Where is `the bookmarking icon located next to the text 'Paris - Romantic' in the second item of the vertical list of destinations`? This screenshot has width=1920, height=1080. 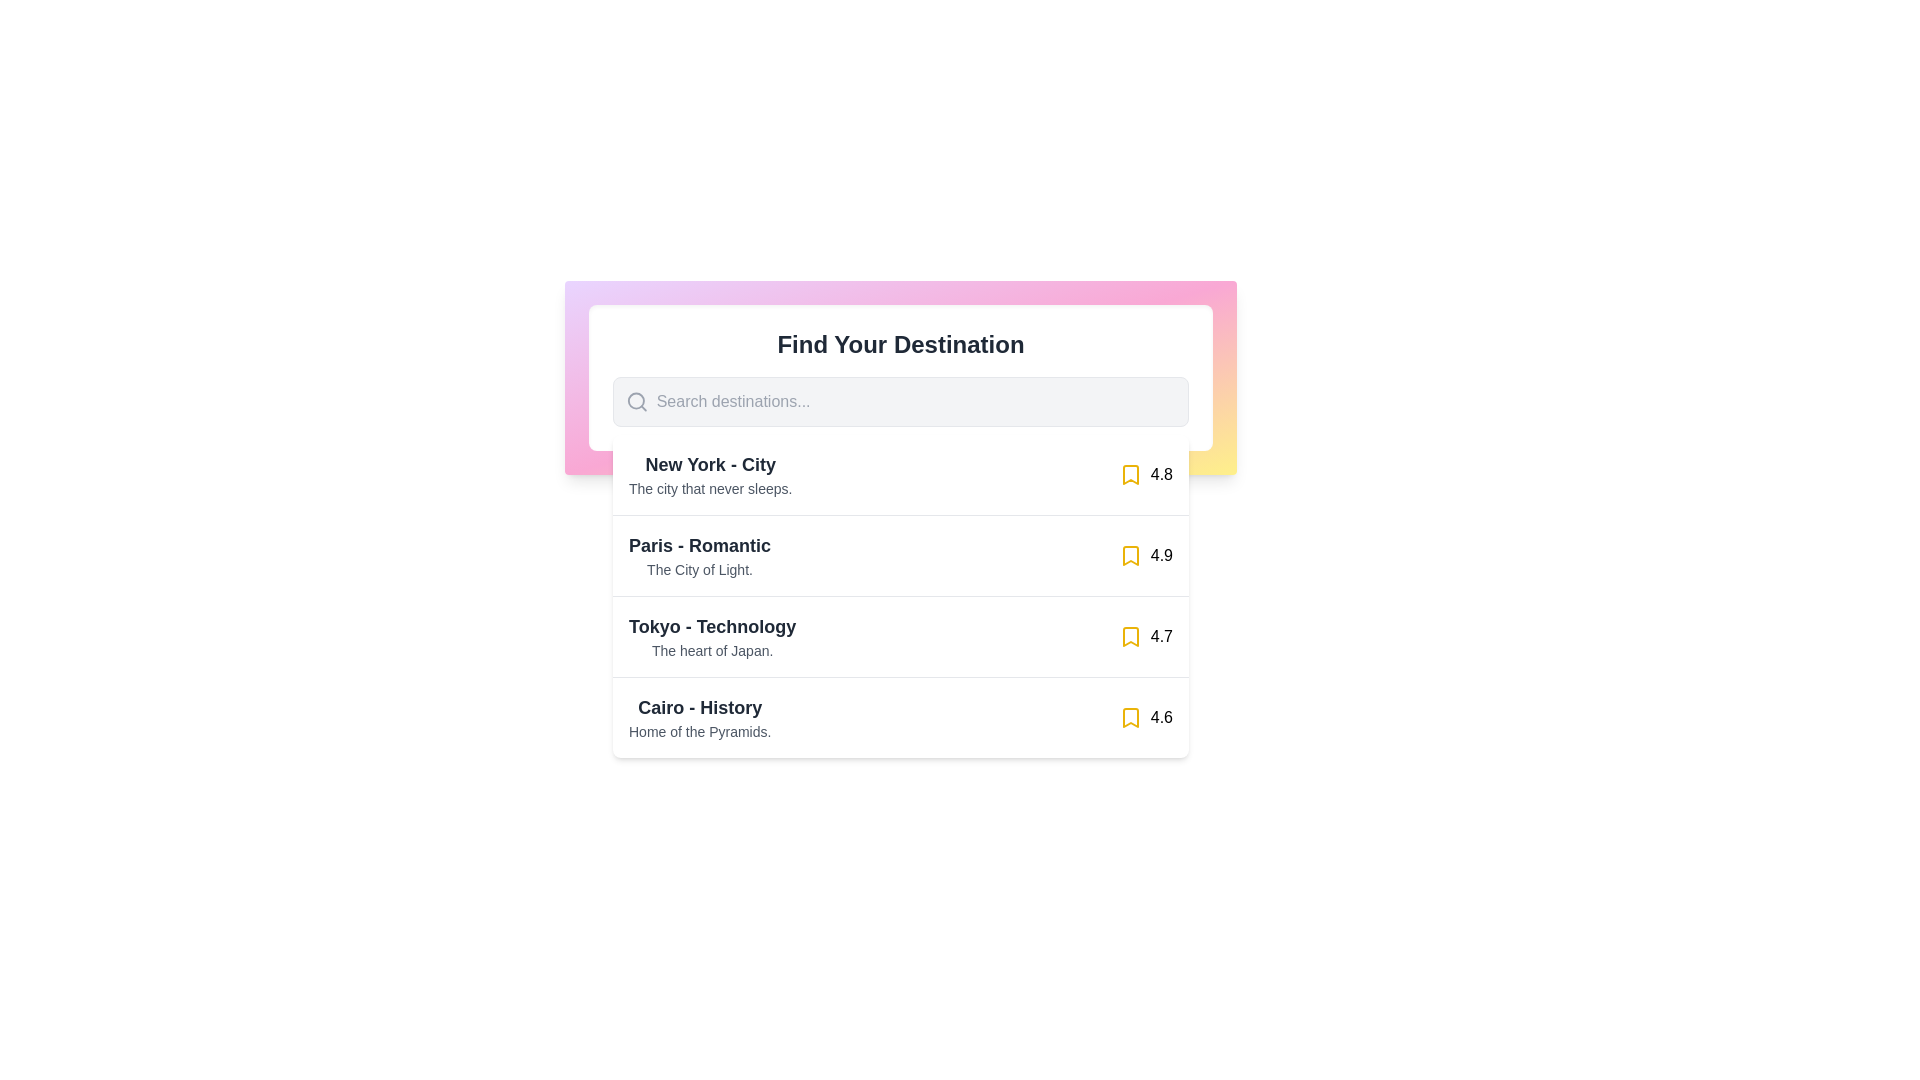 the bookmarking icon located next to the text 'Paris - Romantic' in the second item of the vertical list of destinations is located at coordinates (1130, 555).